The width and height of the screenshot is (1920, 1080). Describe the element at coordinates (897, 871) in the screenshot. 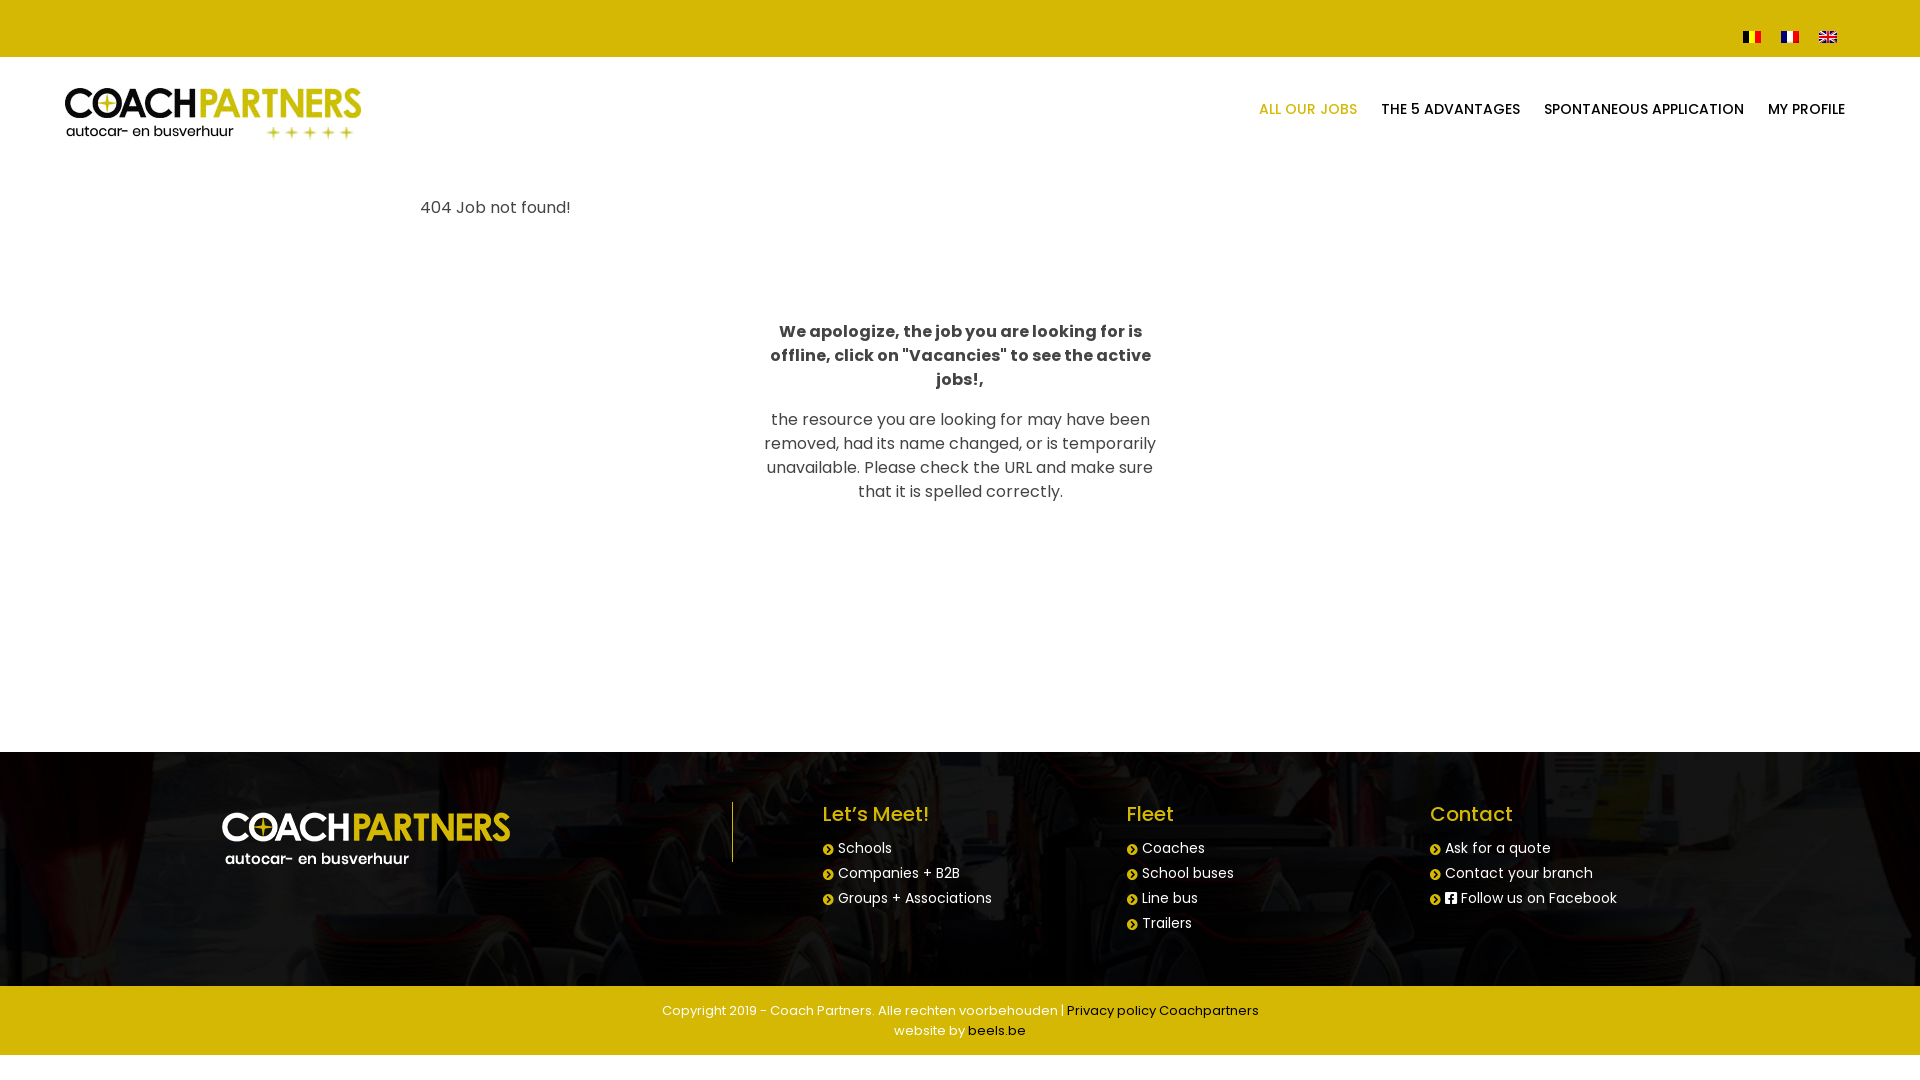

I see `'Companies + B2B'` at that location.